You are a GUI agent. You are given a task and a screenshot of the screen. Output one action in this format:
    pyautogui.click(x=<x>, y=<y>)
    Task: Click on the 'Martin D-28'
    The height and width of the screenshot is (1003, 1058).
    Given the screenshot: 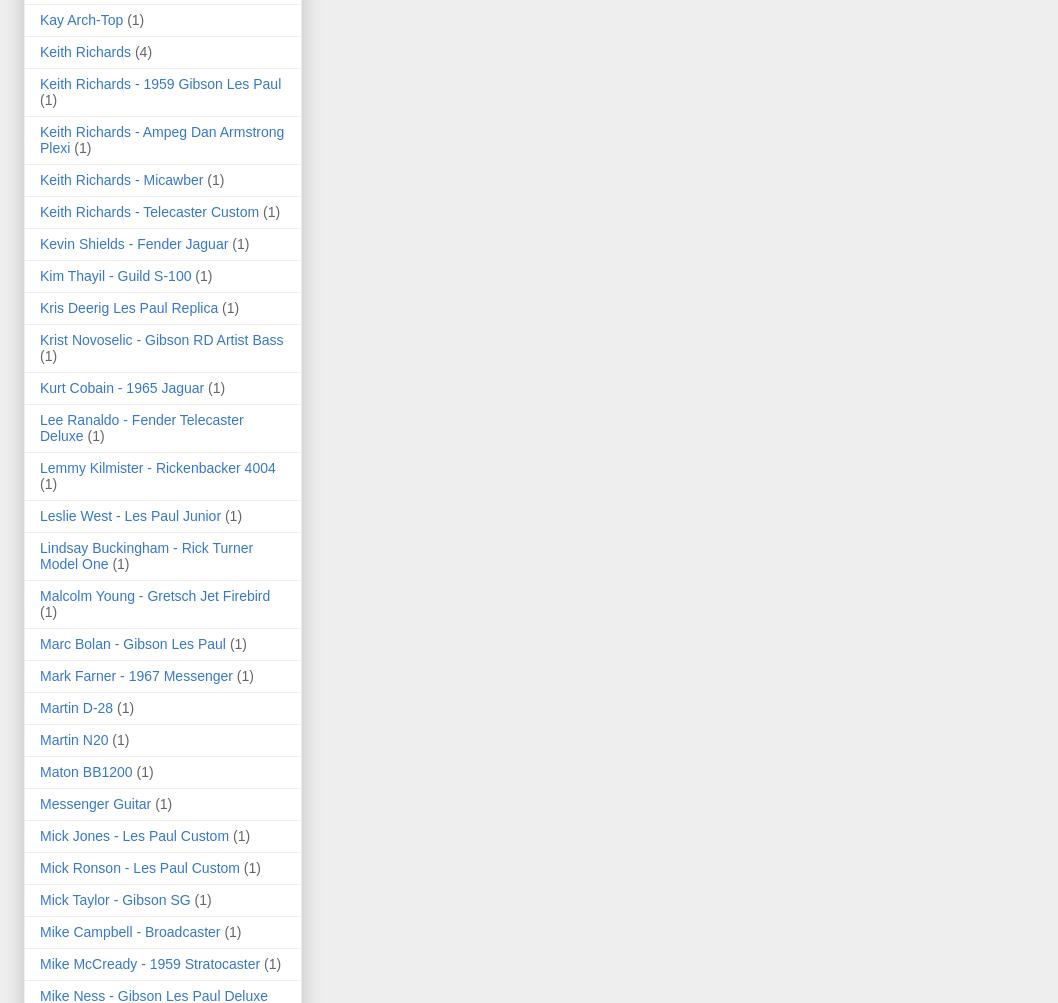 What is the action you would take?
    pyautogui.click(x=76, y=706)
    